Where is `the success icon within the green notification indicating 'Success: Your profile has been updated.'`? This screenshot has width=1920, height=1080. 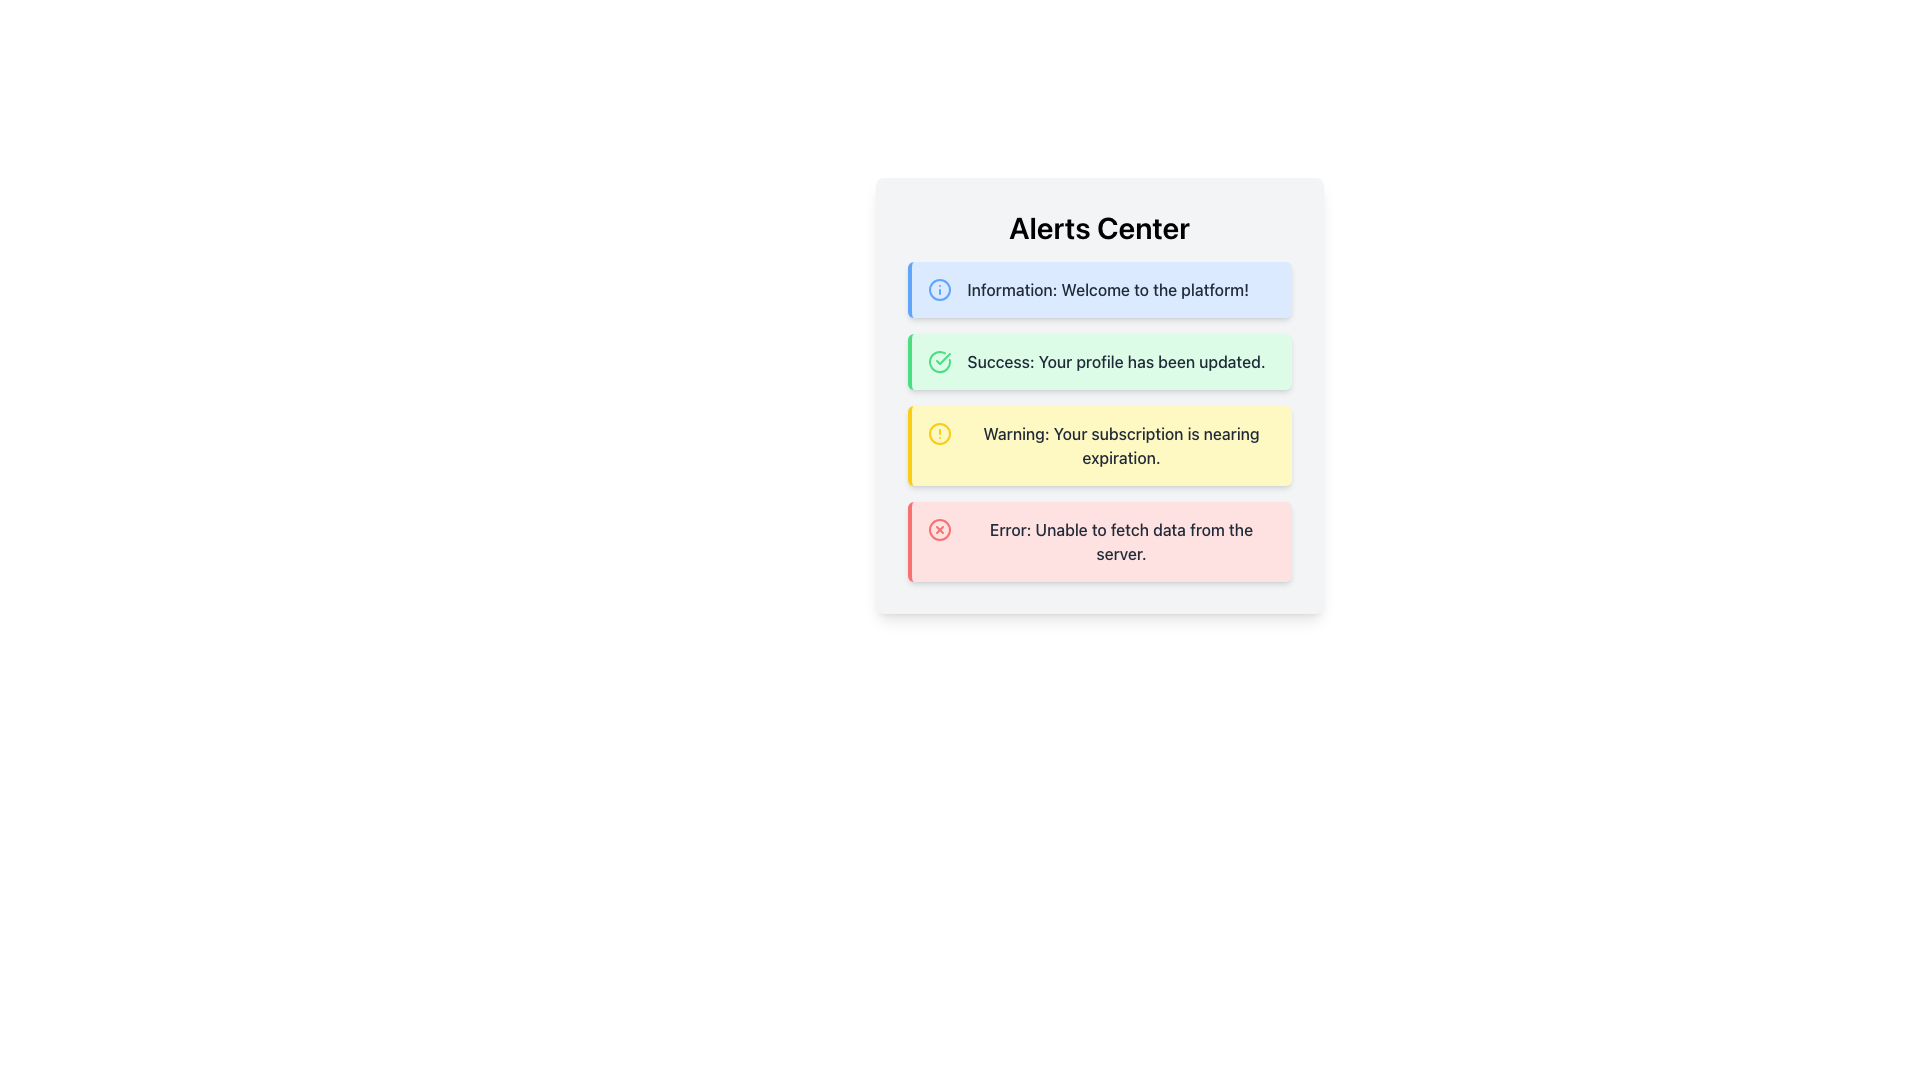 the success icon within the green notification indicating 'Success: Your profile has been updated.' is located at coordinates (938, 362).